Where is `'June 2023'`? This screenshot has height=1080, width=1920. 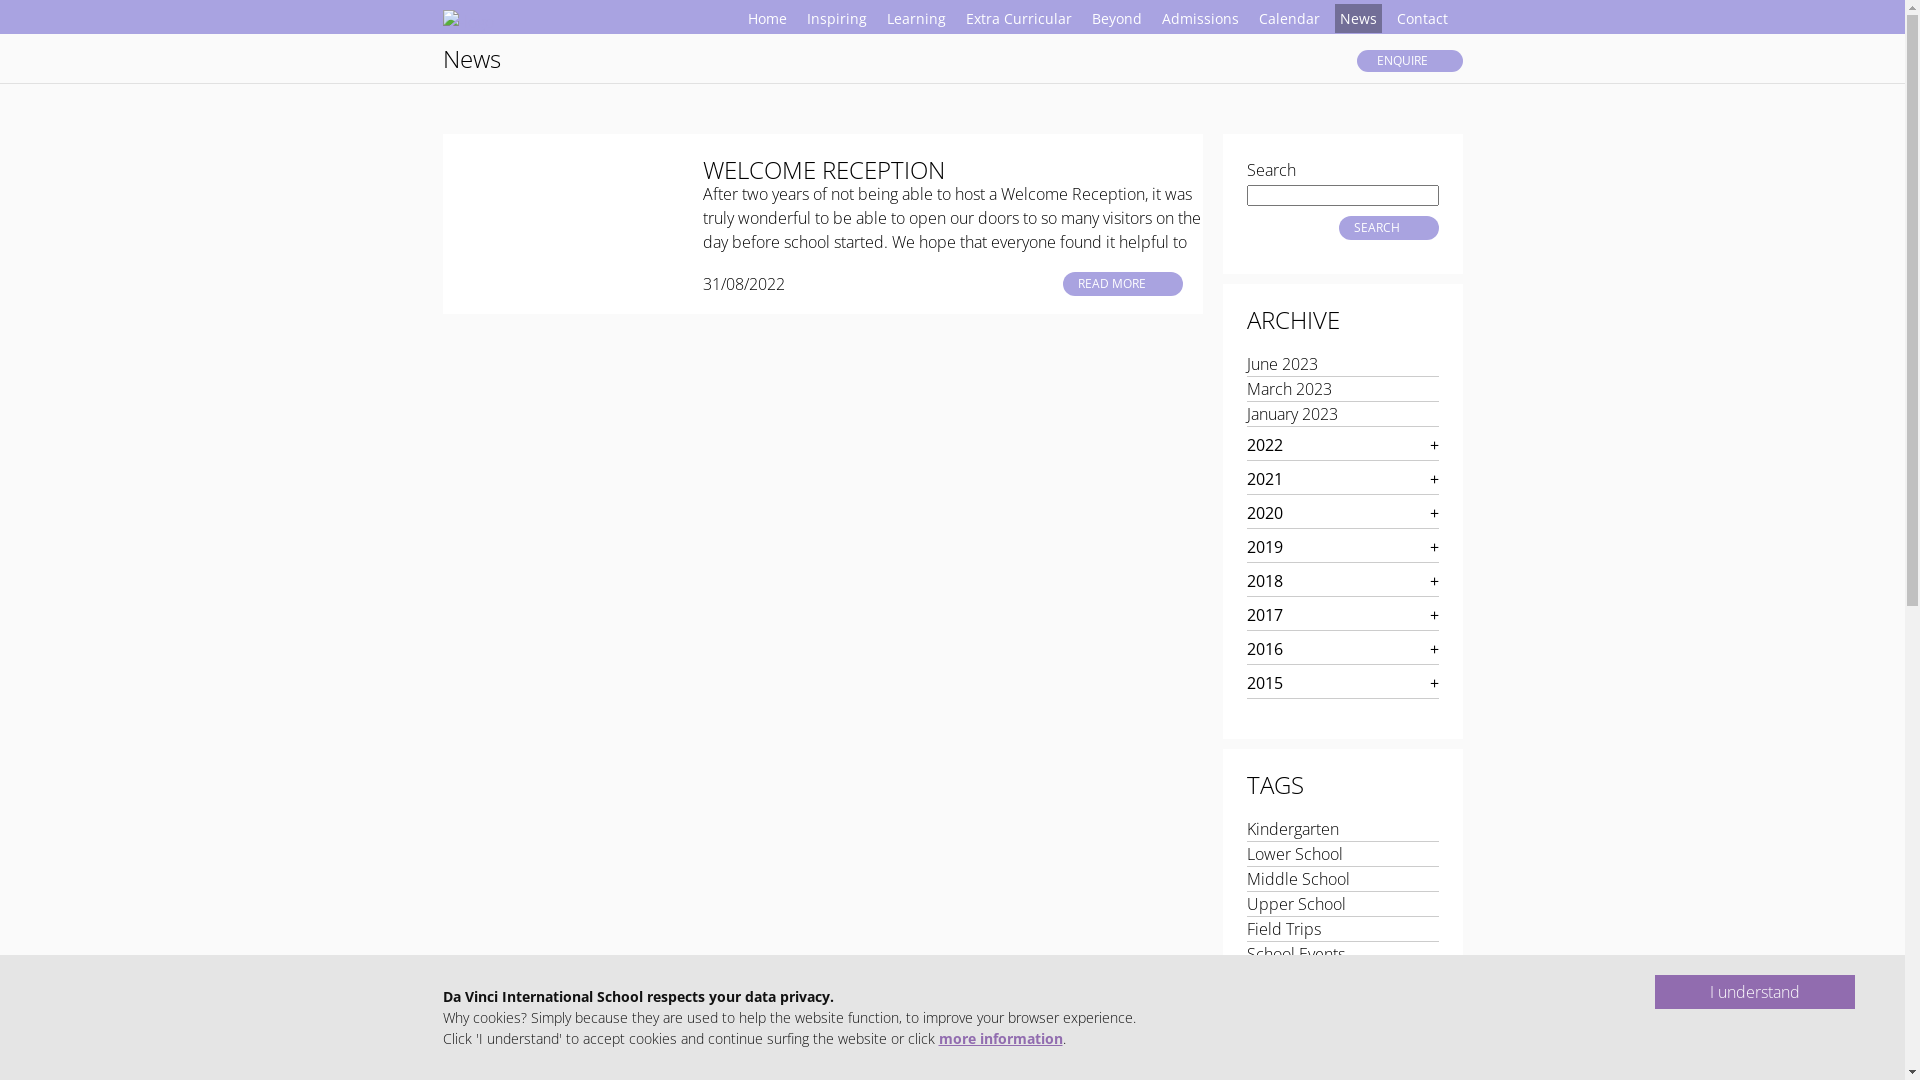 'June 2023' is located at coordinates (1281, 363).